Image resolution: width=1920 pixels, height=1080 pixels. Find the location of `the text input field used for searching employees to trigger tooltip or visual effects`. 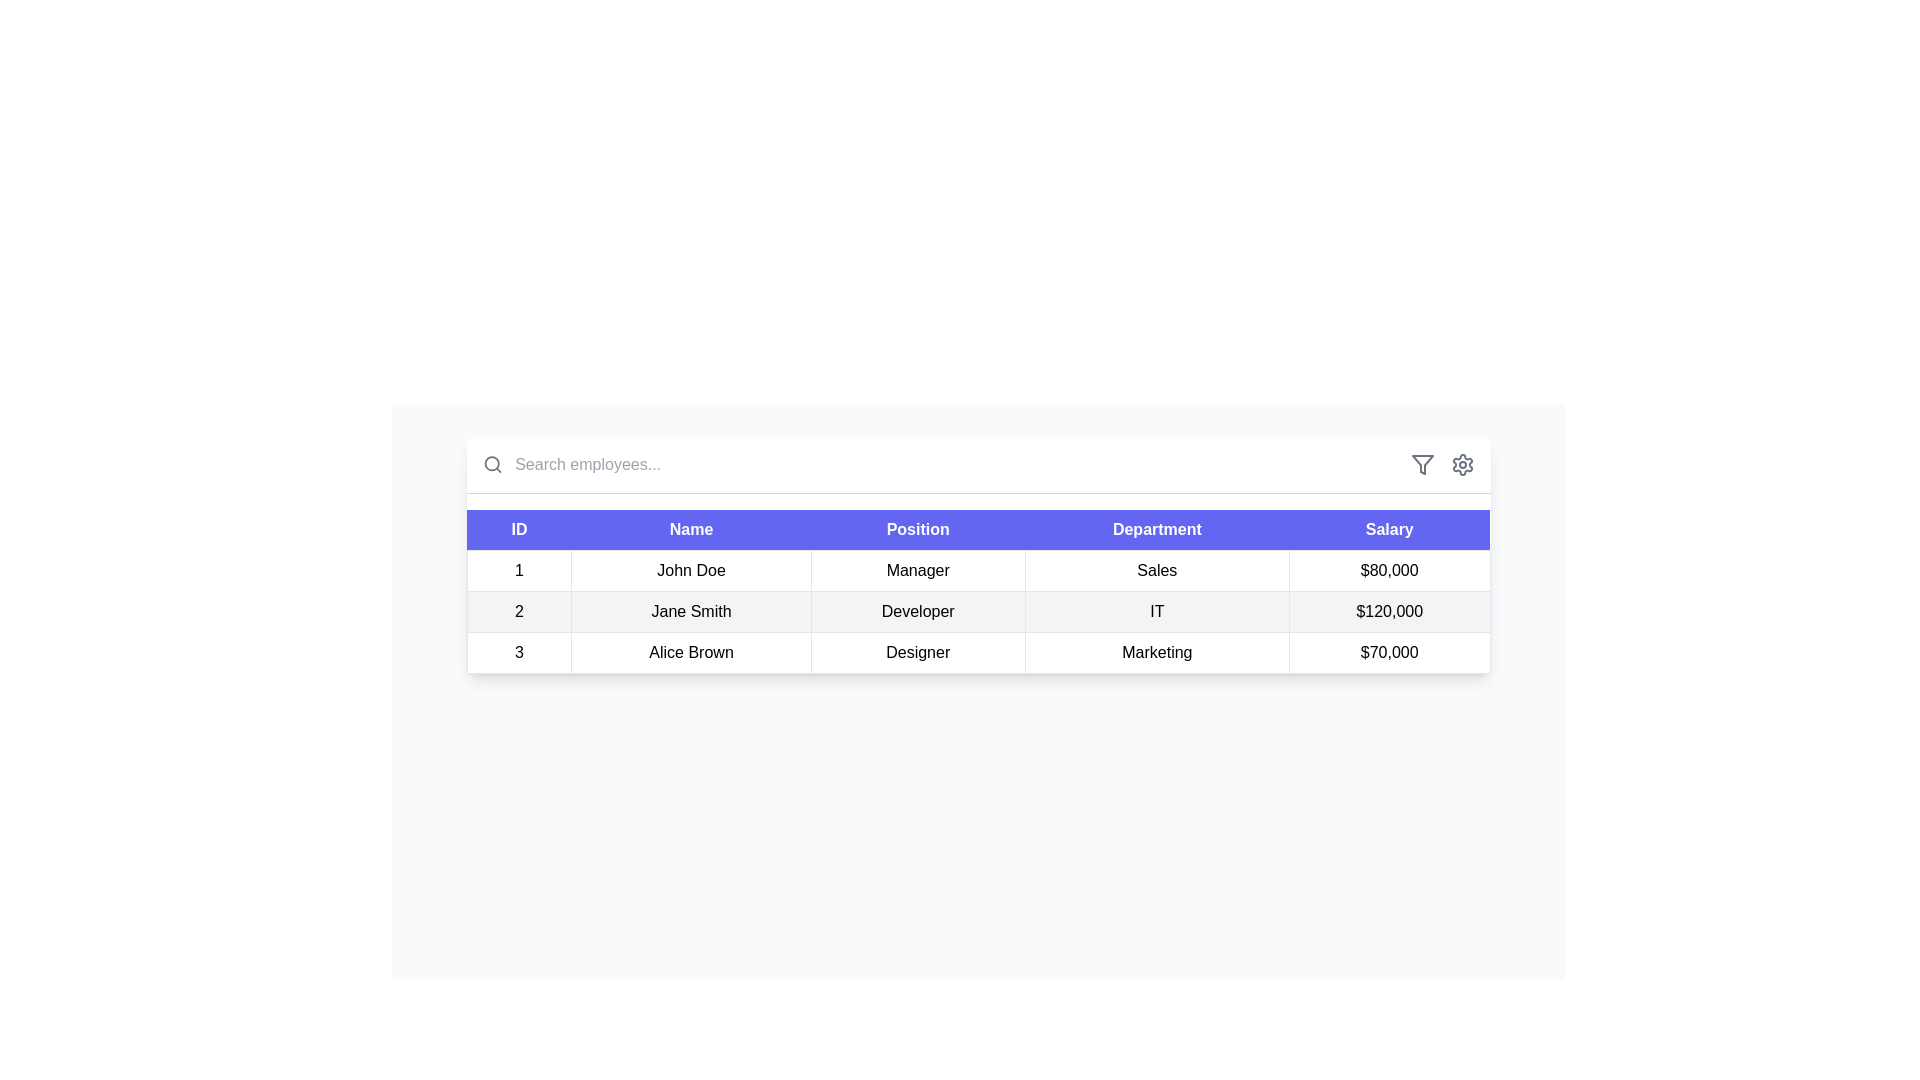

the text input field used for searching employees to trigger tooltip or visual effects is located at coordinates (615, 465).